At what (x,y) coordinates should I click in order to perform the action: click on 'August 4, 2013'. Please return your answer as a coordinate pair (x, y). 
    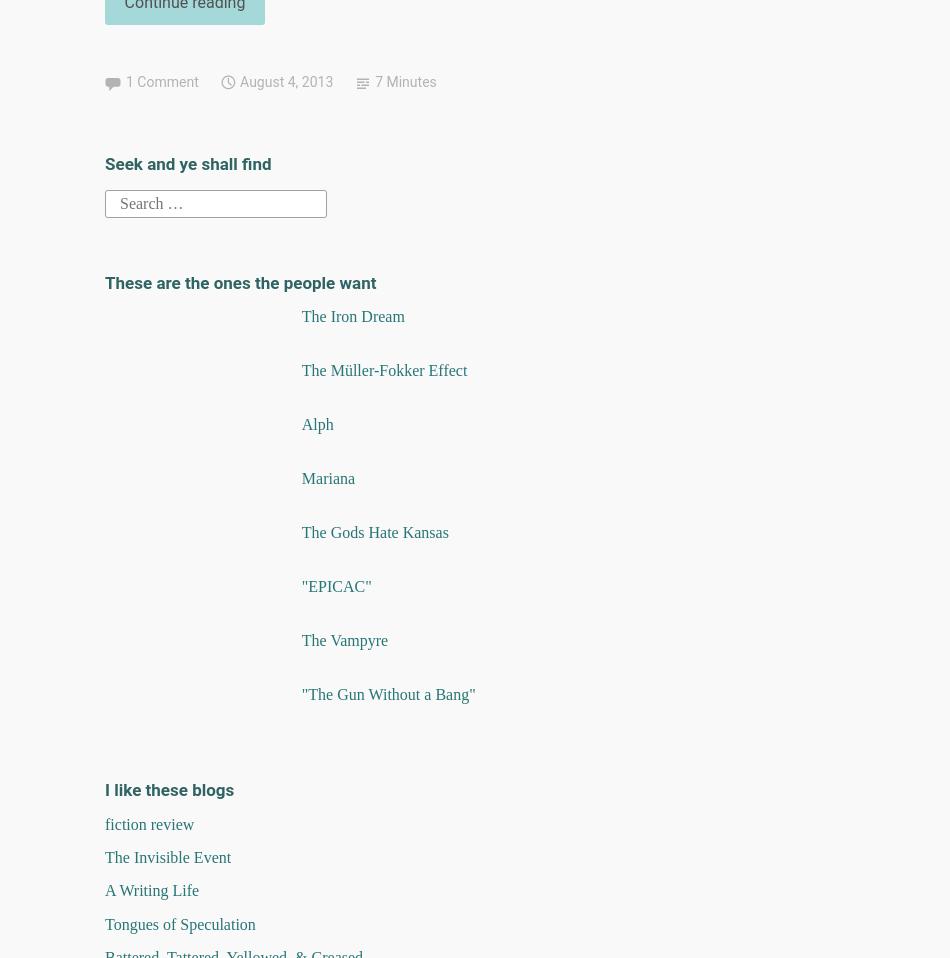
    Looking at the image, I should click on (285, 82).